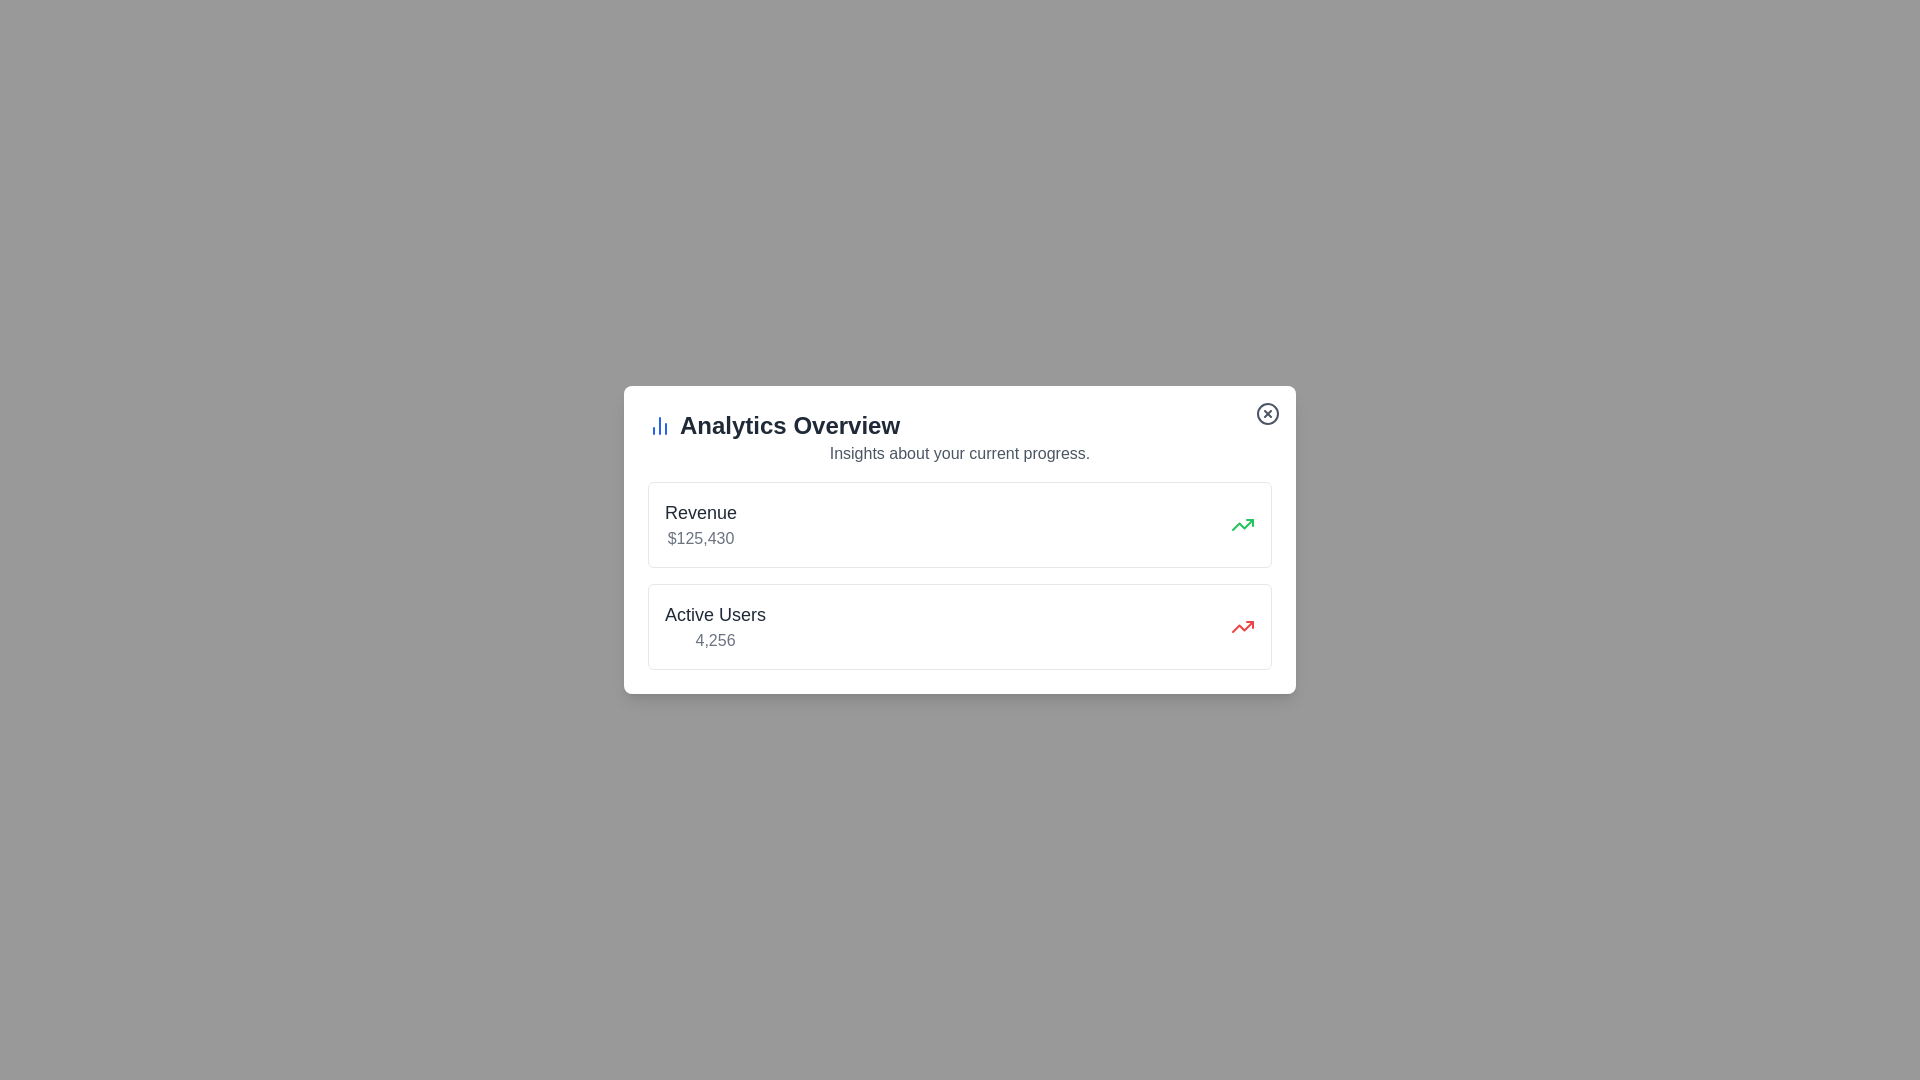 The width and height of the screenshot is (1920, 1080). Describe the element at coordinates (700, 523) in the screenshot. I see `the text display element showing revenue information, located at the upper-left corner of its containing card` at that location.